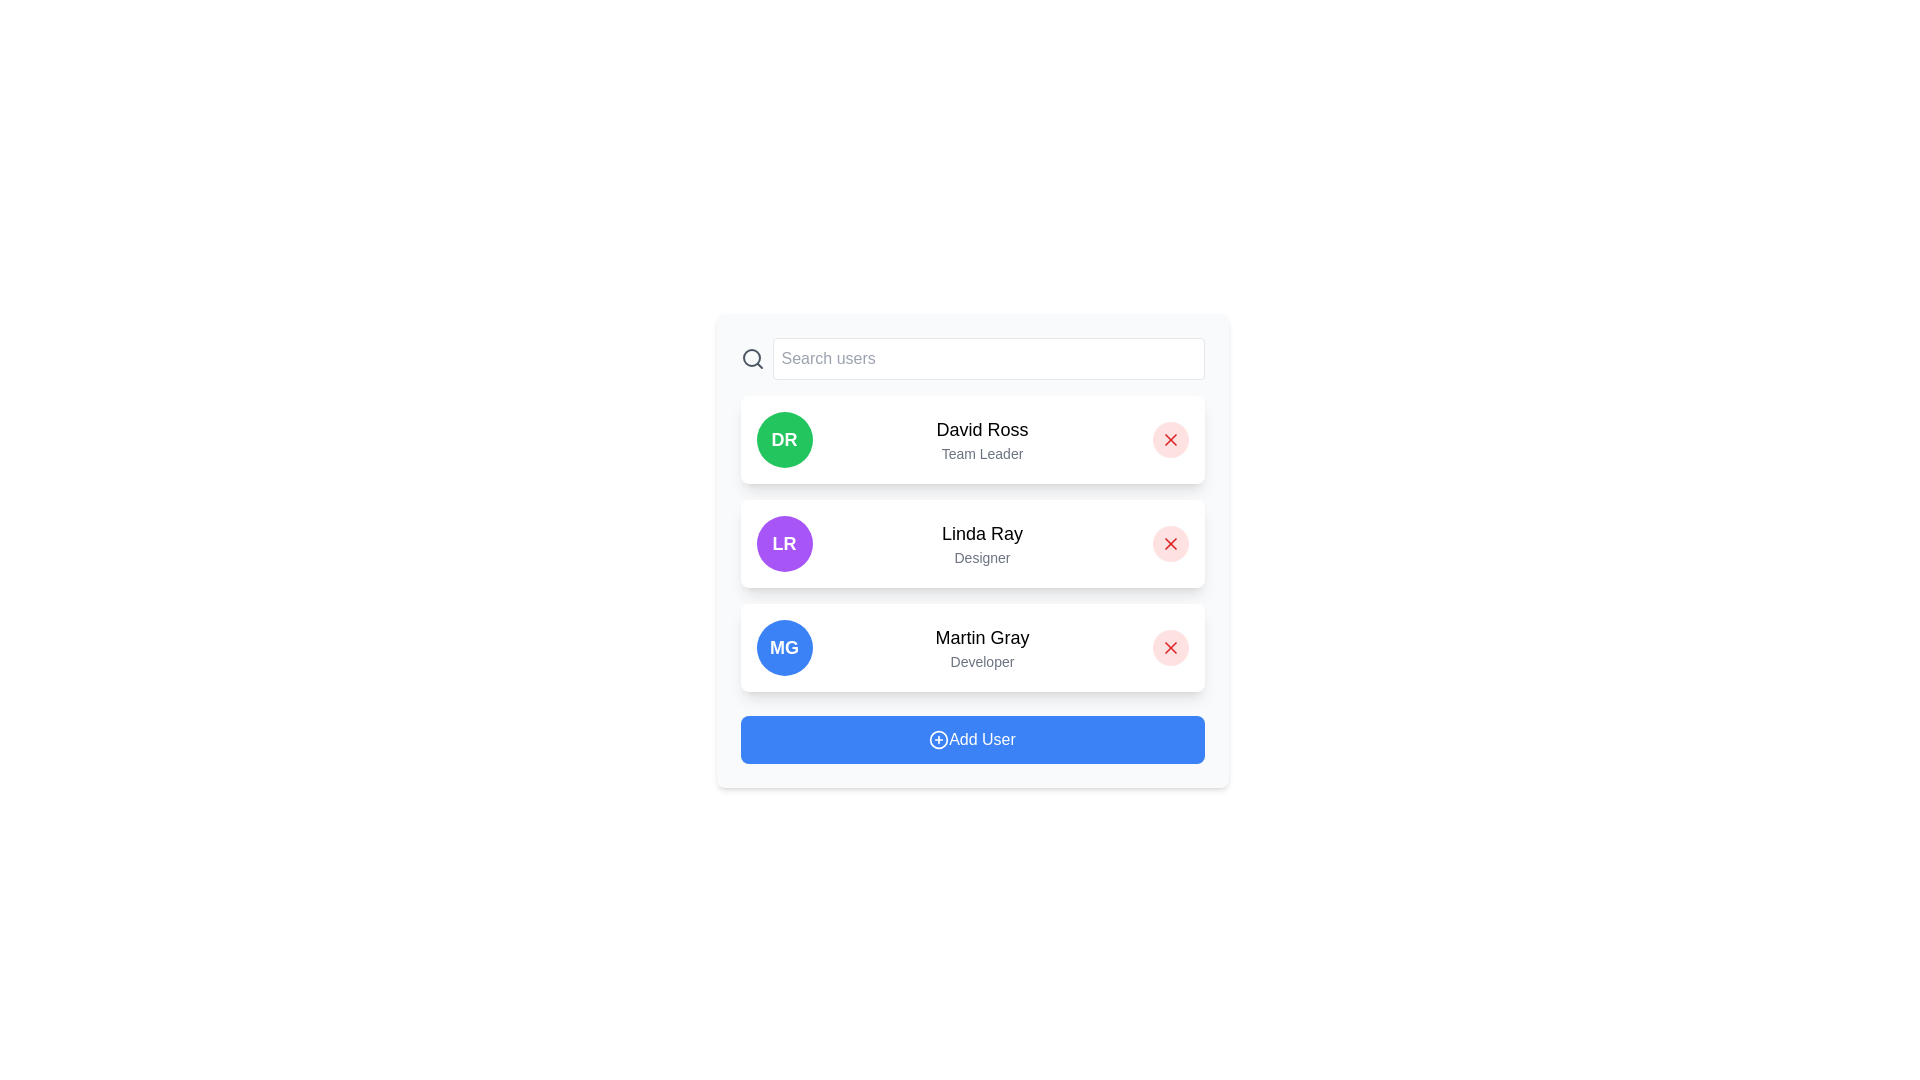 The width and height of the screenshot is (1920, 1080). I want to click on the 'X' icon adjacent to the 'David Ross' user entry, so click(1170, 438).